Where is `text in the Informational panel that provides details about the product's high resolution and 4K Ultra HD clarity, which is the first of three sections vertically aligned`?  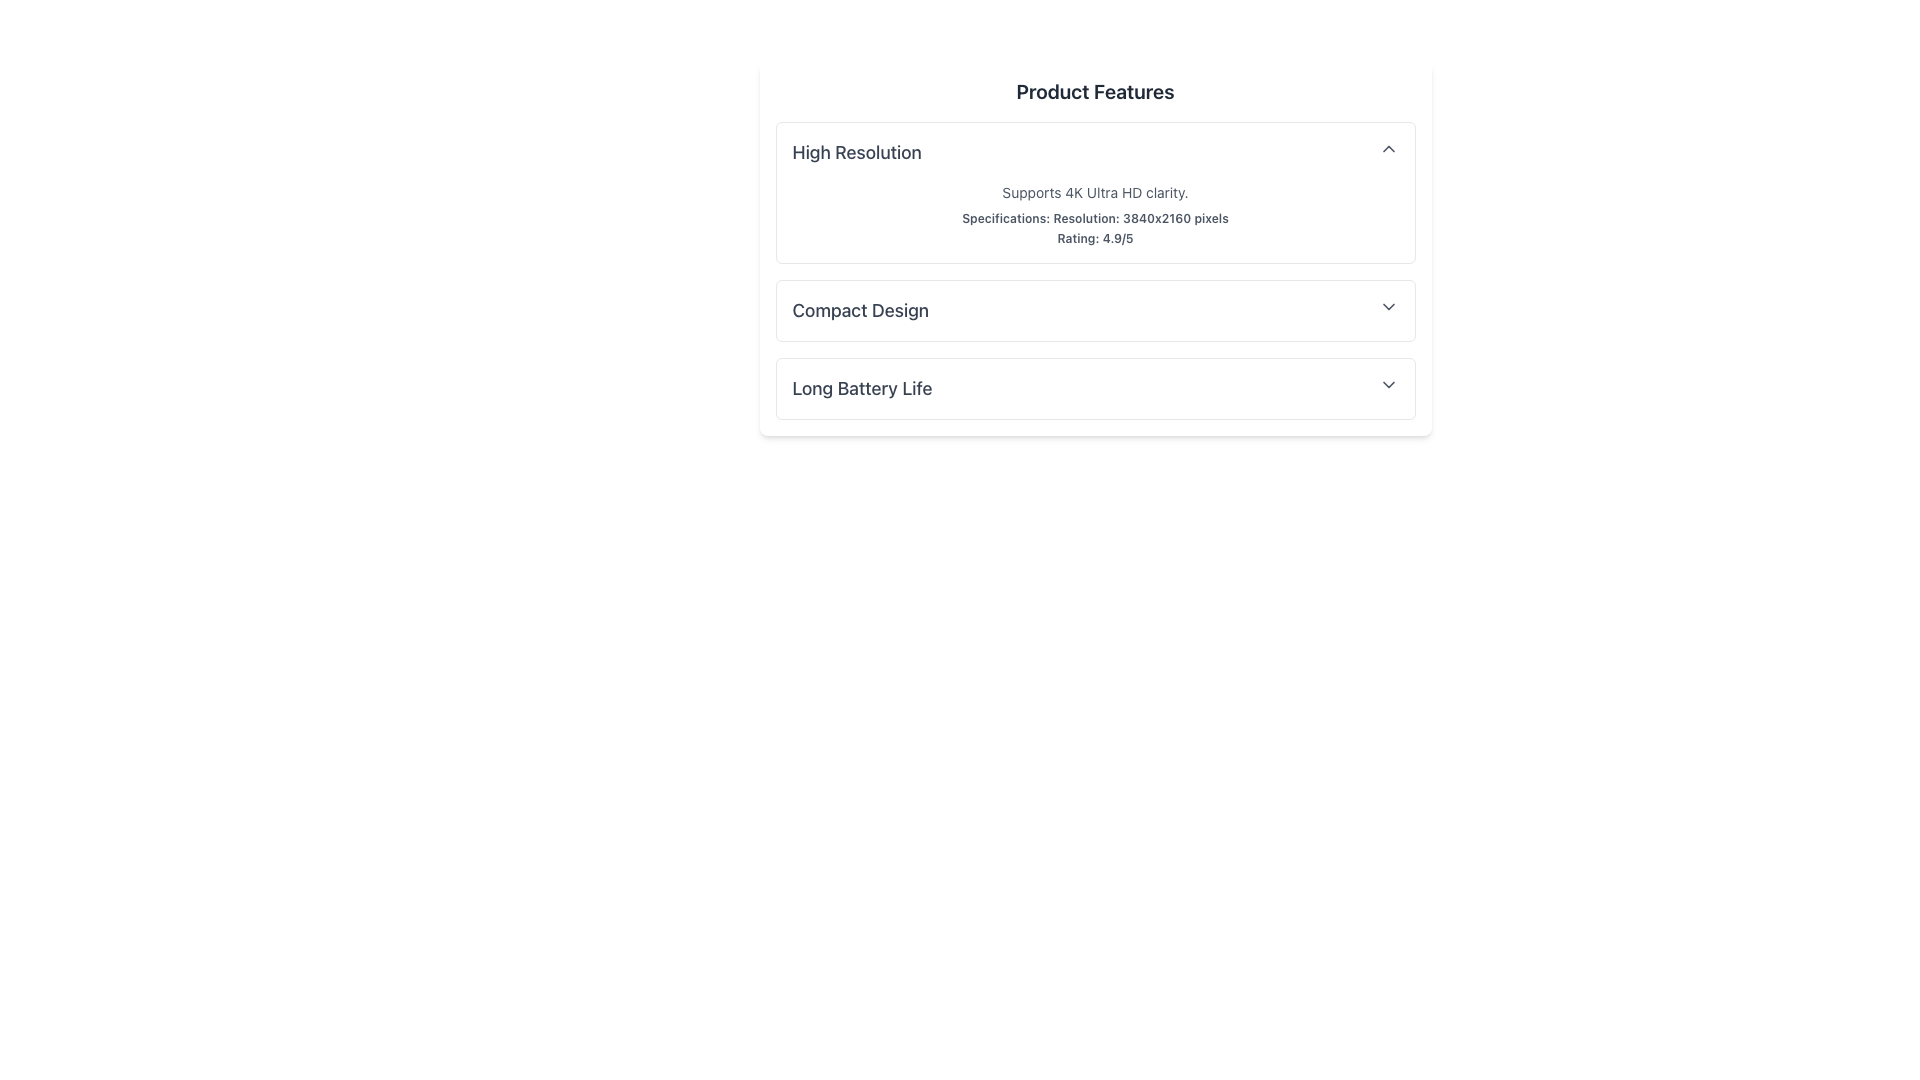
text in the Informational panel that provides details about the product's high resolution and 4K Ultra HD clarity, which is the first of three sections vertically aligned is located at coordinates (1094, 248).